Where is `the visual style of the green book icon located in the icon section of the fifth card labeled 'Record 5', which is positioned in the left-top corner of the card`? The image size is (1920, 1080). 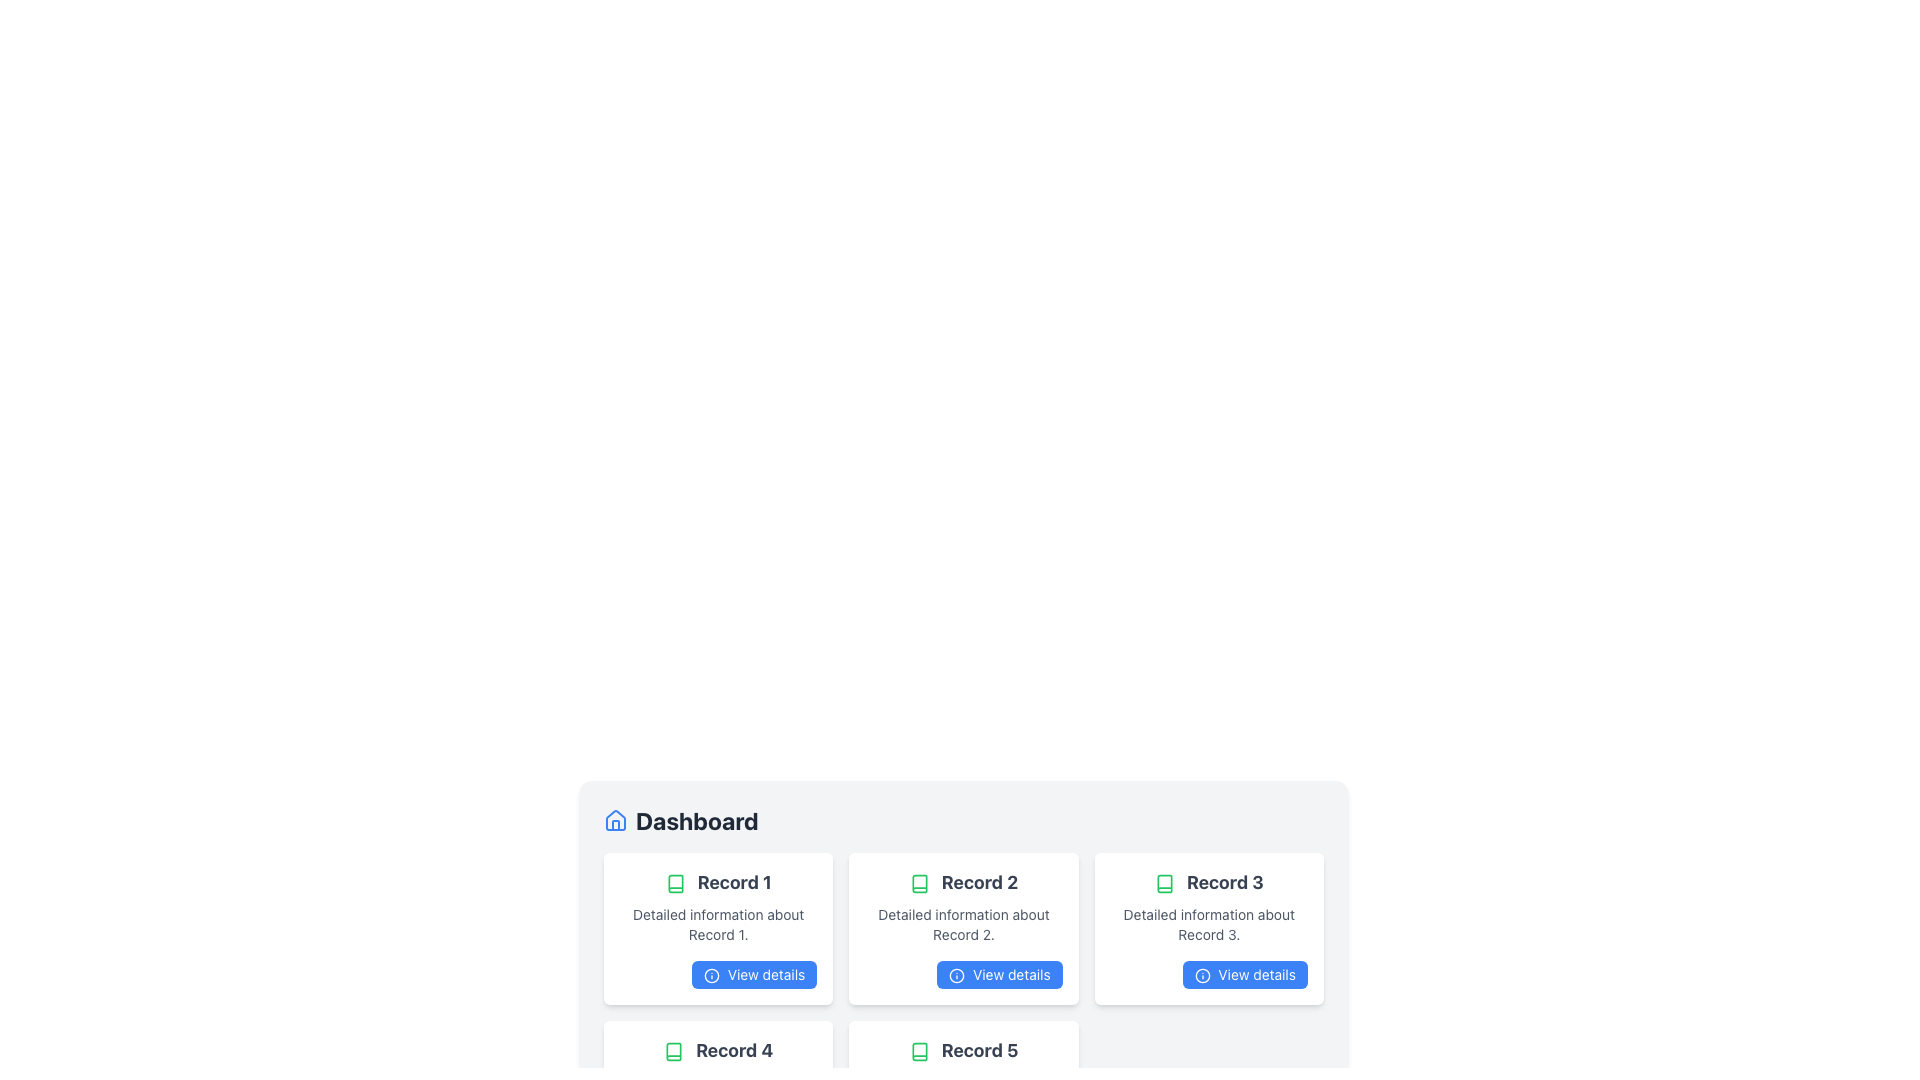 the visual style of the green book icon located in the icon section of the fifth card labeled 'Record 5', which is positioned in the left-top corner of the card is located at coordinates (918, 1051).